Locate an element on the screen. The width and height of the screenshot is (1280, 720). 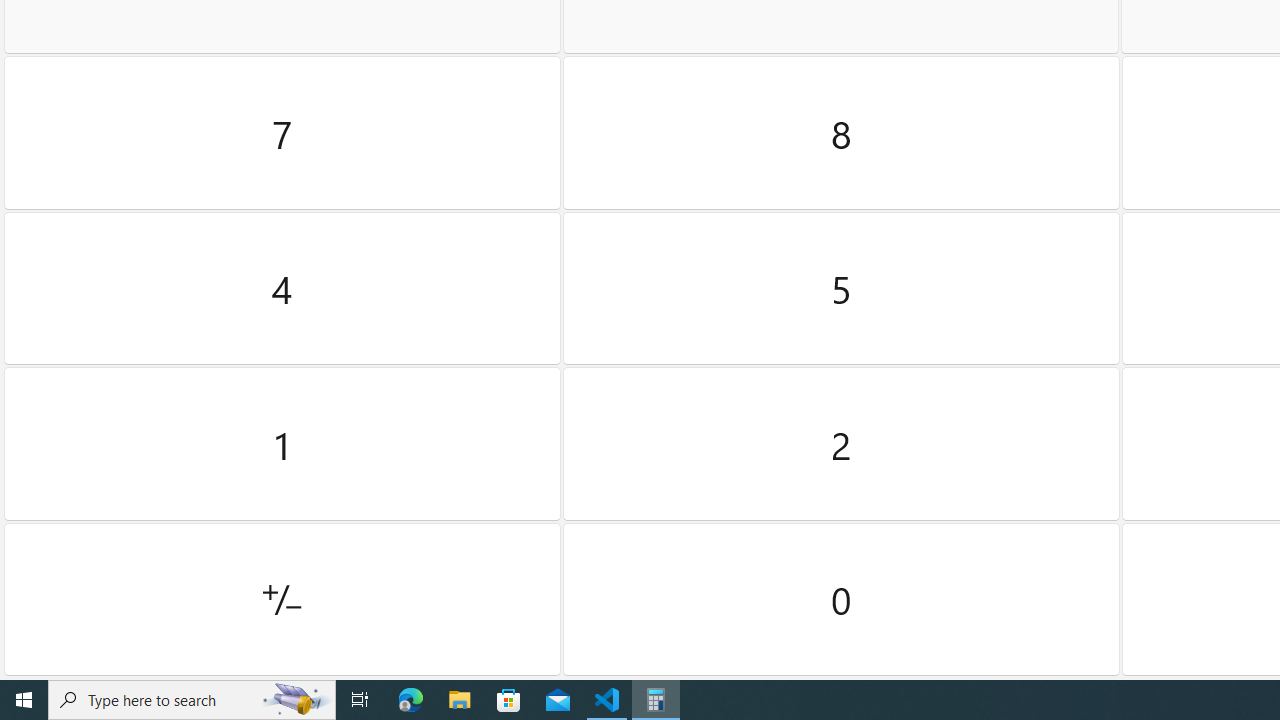
'Start' is located at coordinates (24, 698).